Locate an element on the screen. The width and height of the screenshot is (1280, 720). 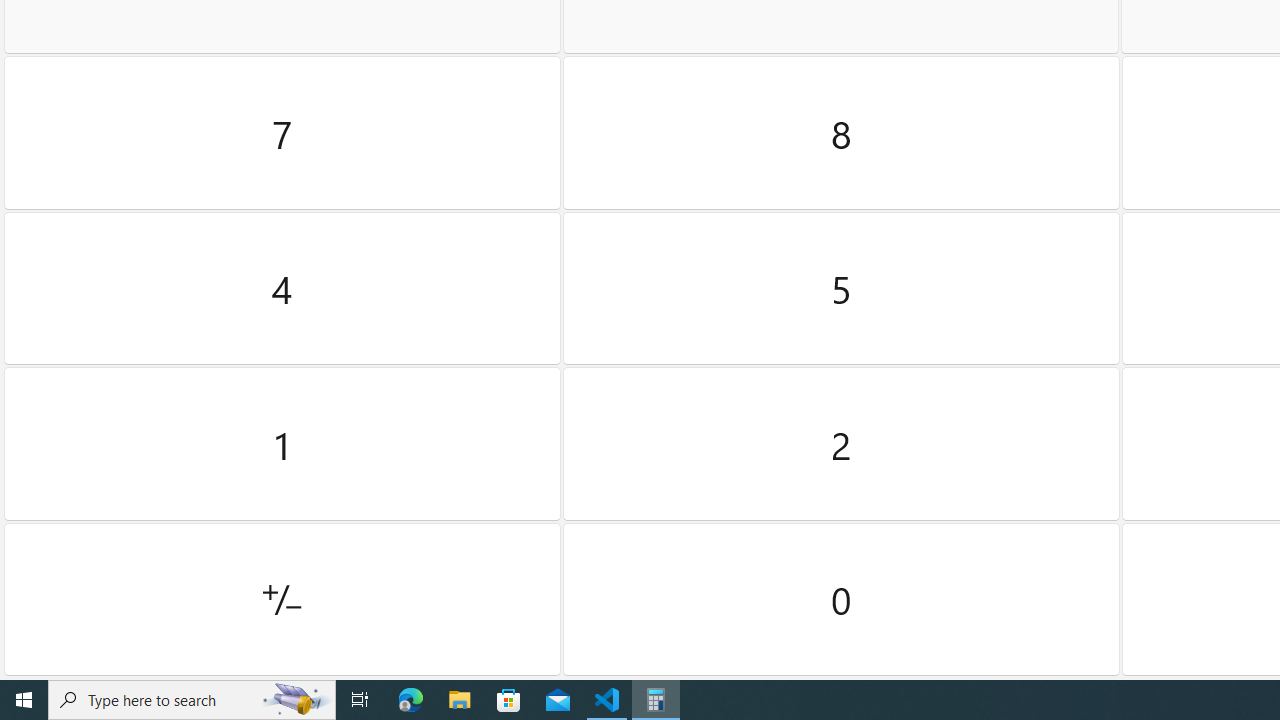
'Start' is located at coordinates (24, 698).